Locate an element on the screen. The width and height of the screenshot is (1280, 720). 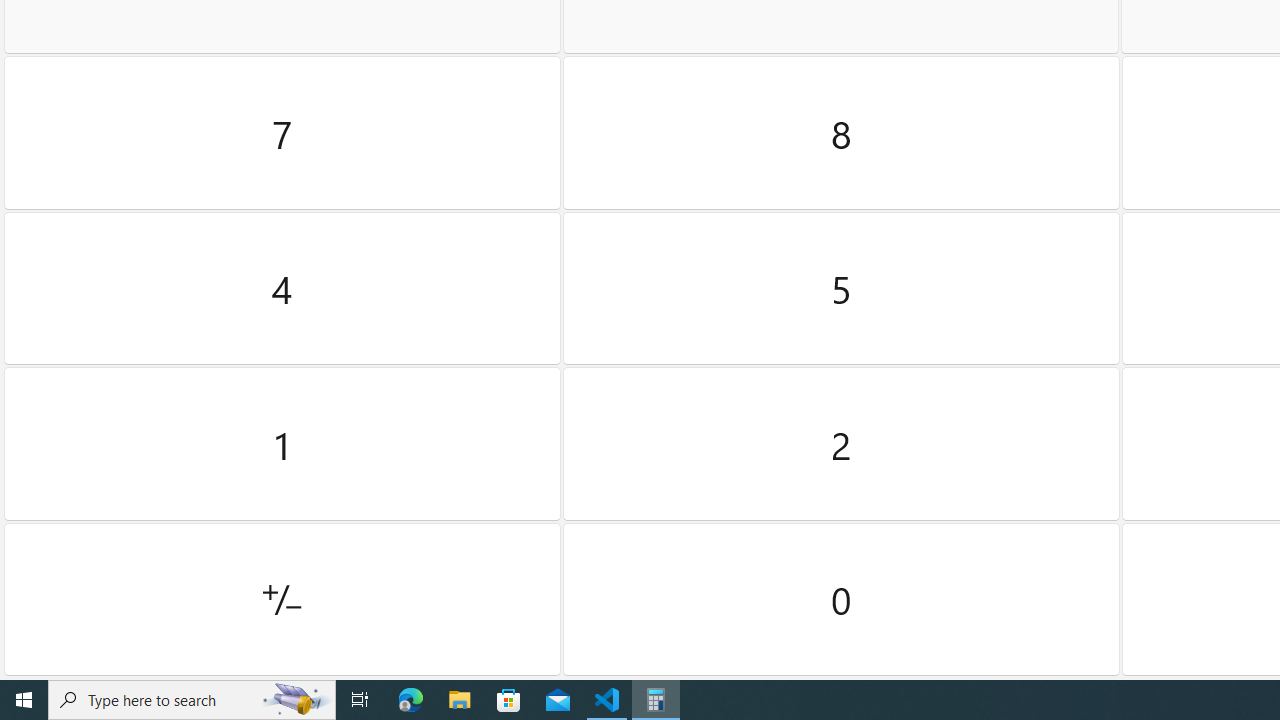
'Start' is located at coordinates (24, 698).